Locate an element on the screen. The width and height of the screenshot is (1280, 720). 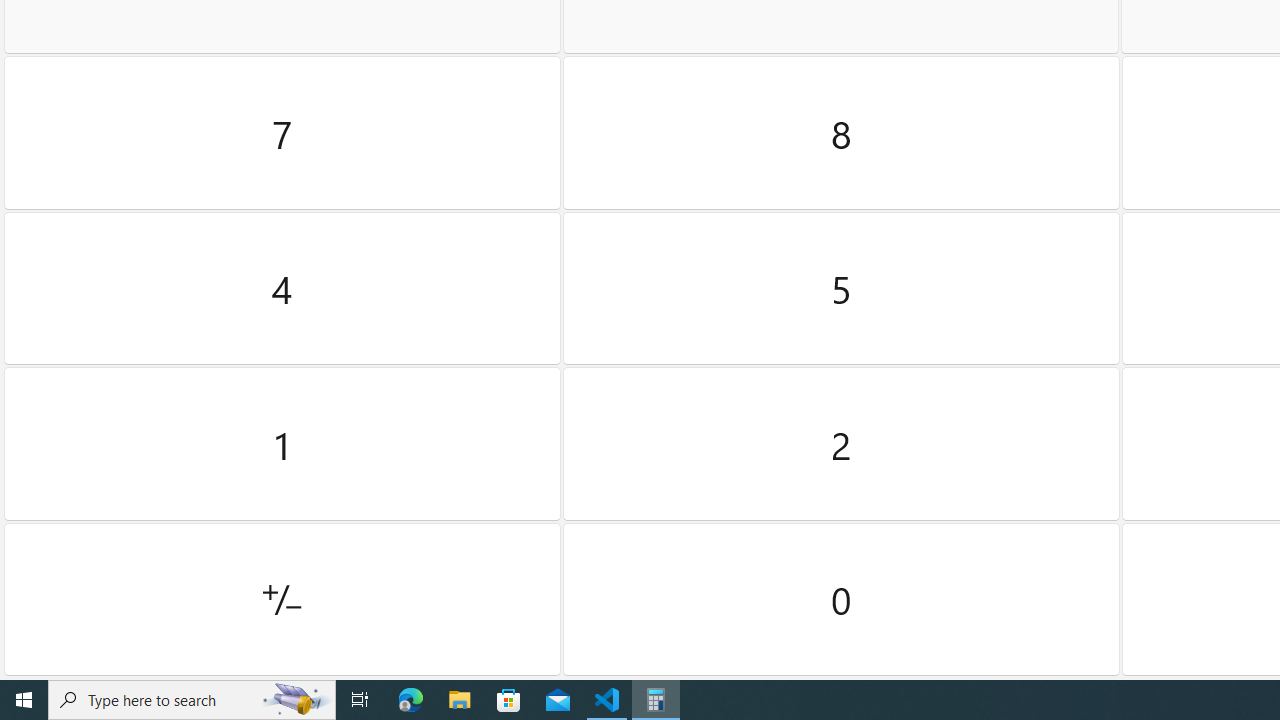
'Start' is located at coordinates (24, 698).